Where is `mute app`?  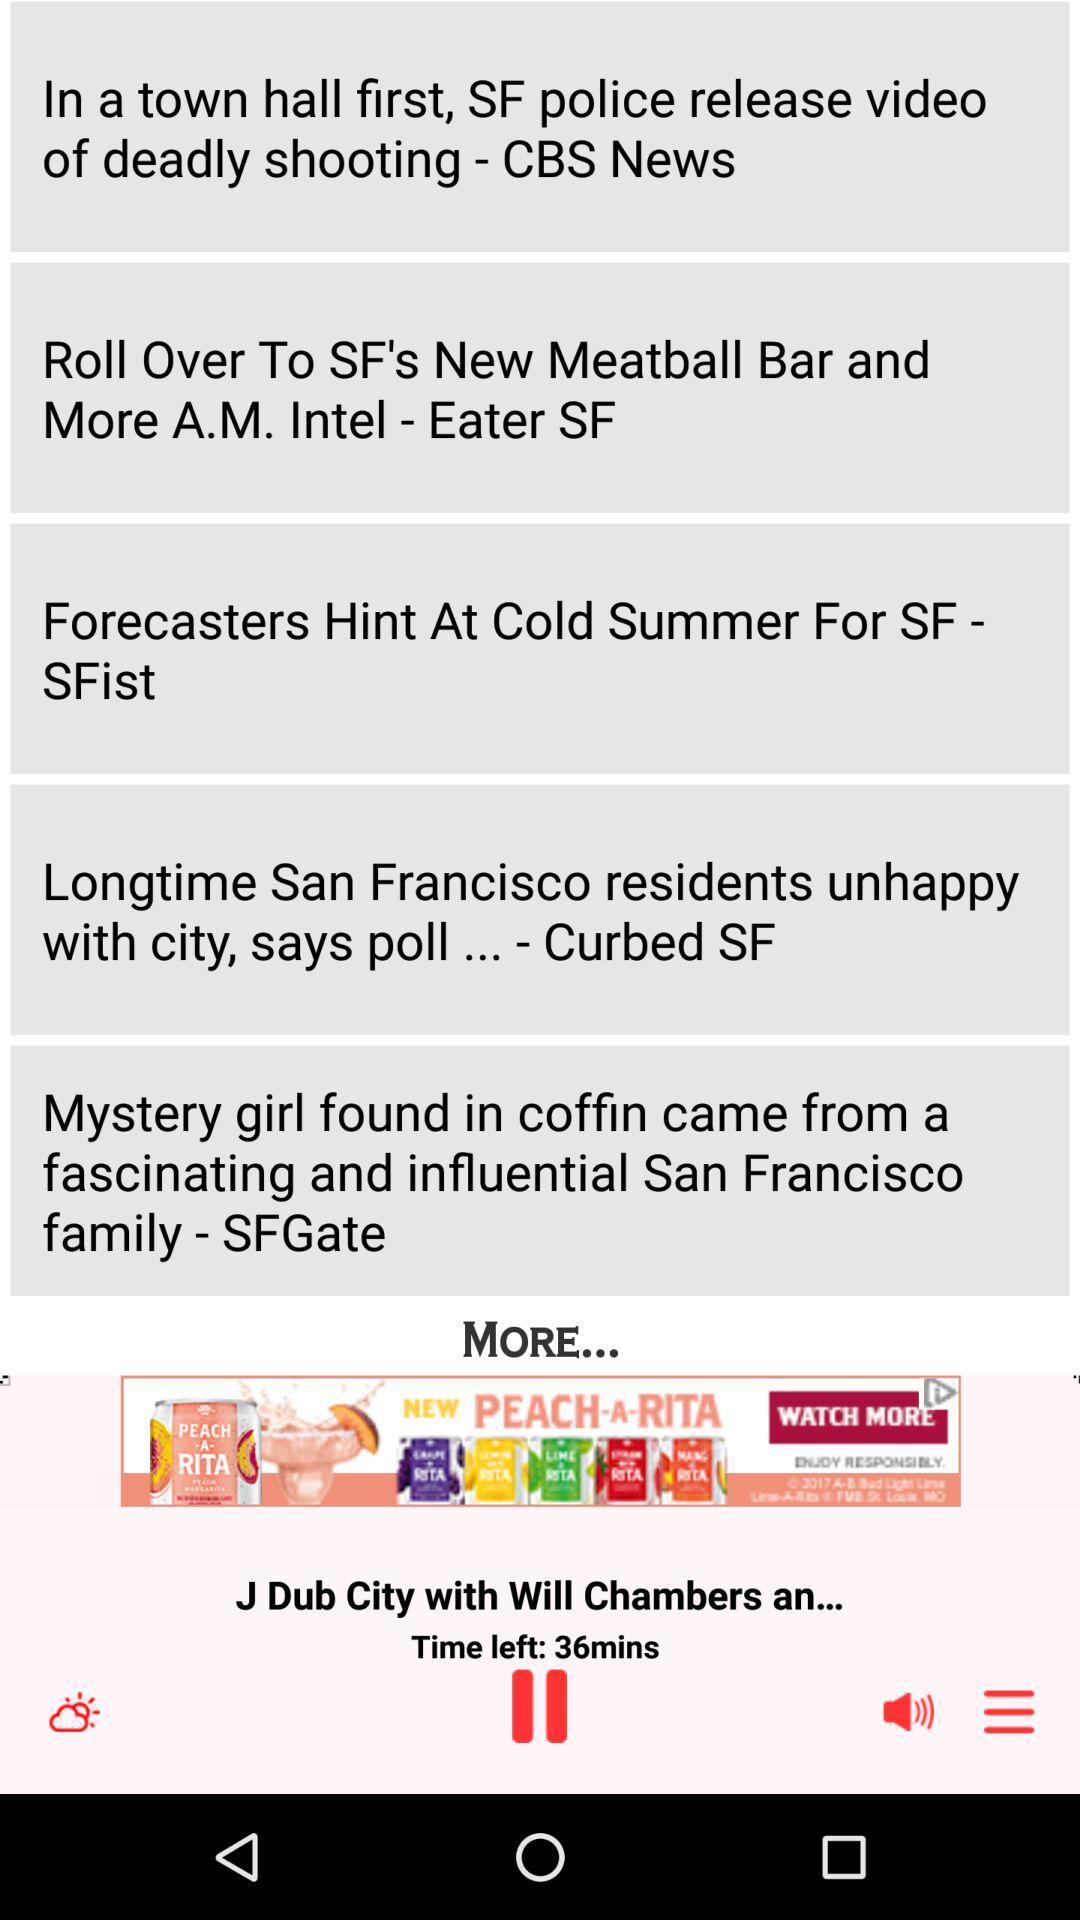
mute app is located at coordinates (908, 1710).